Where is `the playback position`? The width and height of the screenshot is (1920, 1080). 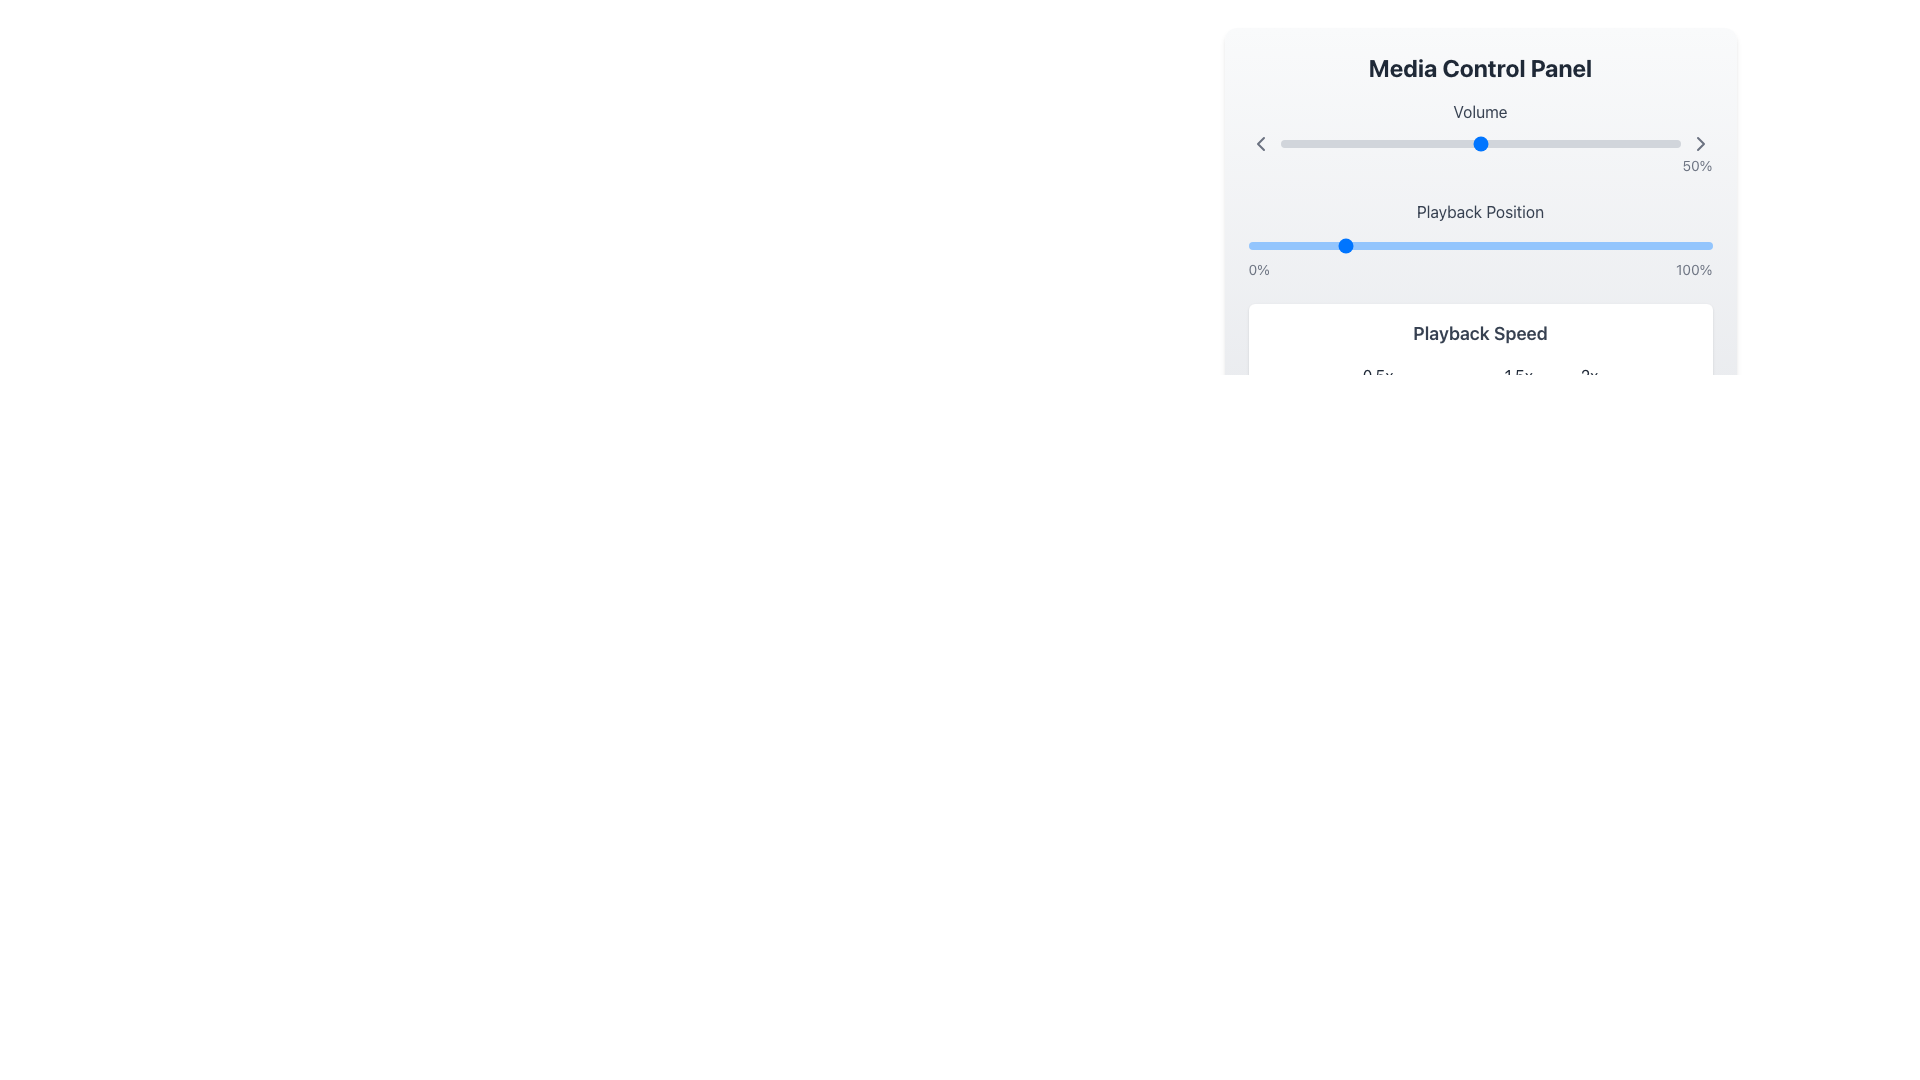
the playback position is located at coordinates (1395, 245).